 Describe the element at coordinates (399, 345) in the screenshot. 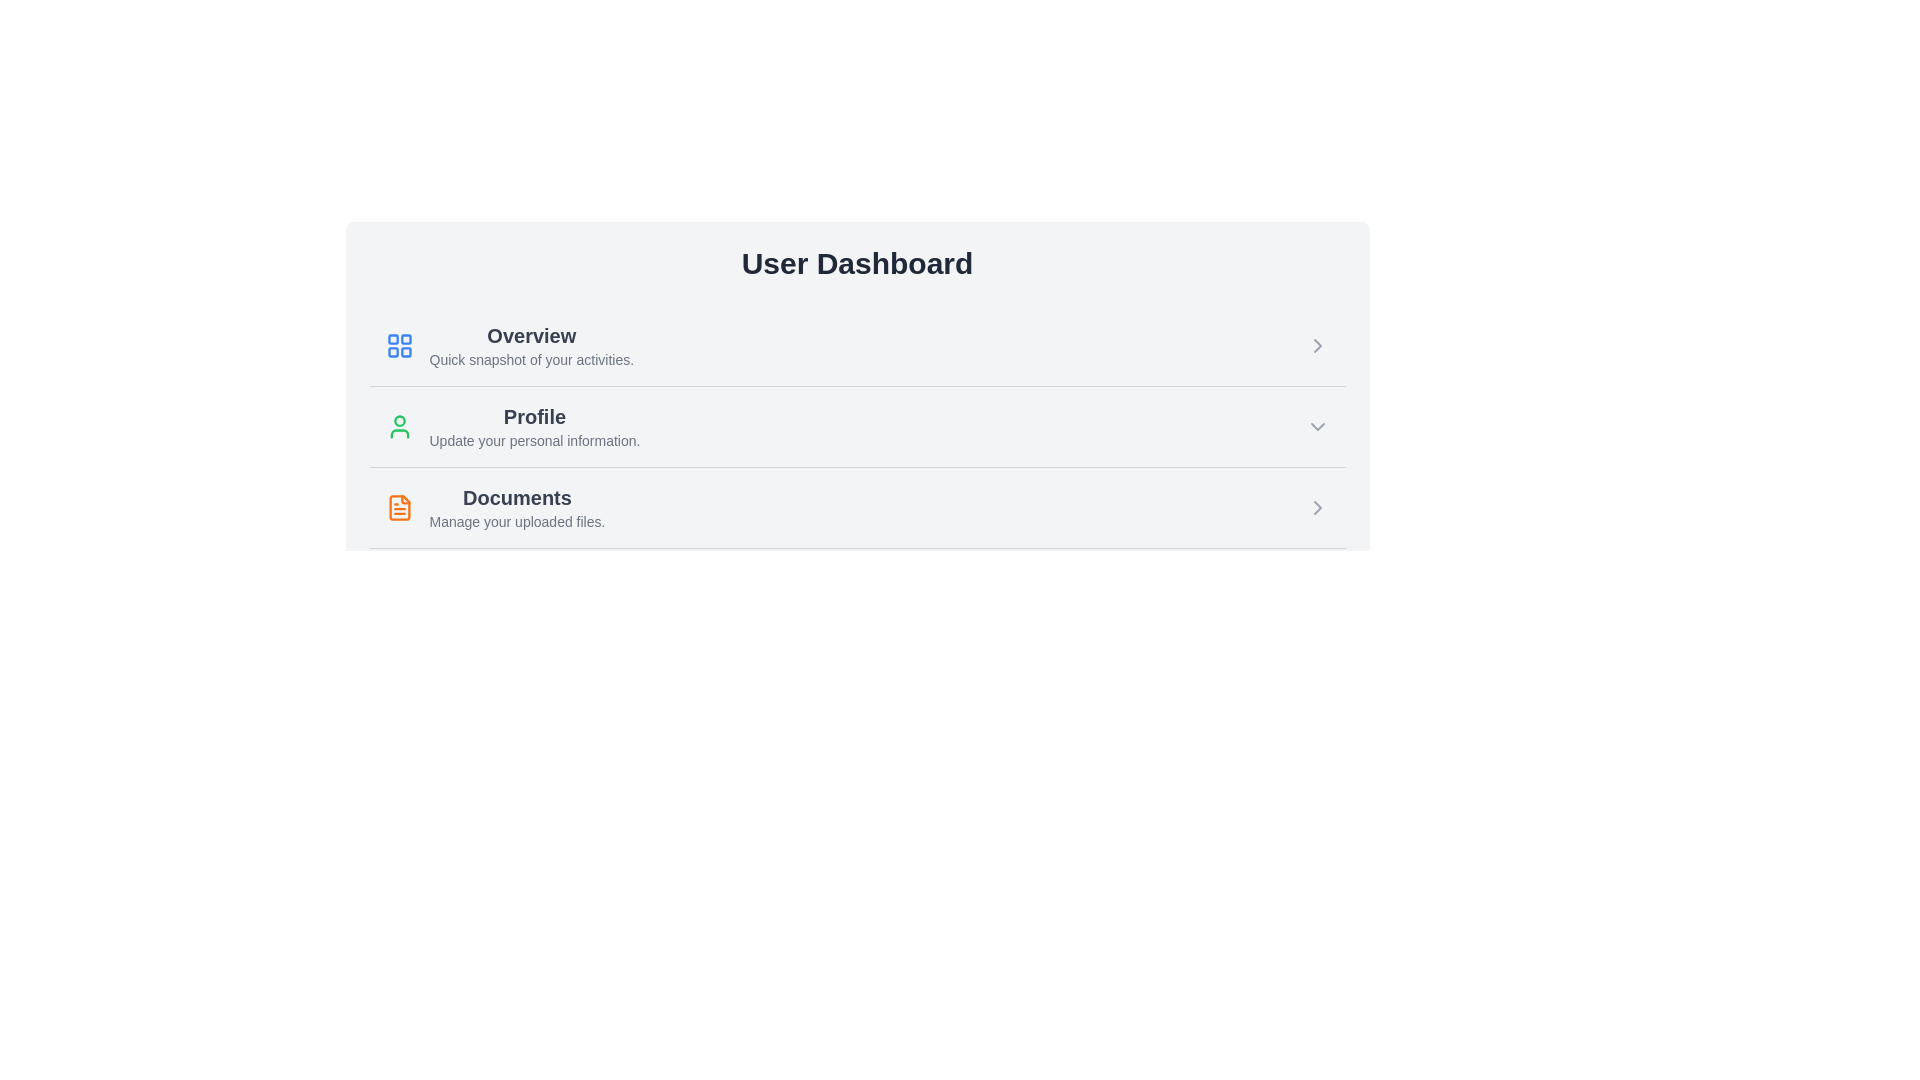

I see `the blue grid icon representing the interactive section indicator located to the left of the 'Overview' text in the vertical menu` at that location.